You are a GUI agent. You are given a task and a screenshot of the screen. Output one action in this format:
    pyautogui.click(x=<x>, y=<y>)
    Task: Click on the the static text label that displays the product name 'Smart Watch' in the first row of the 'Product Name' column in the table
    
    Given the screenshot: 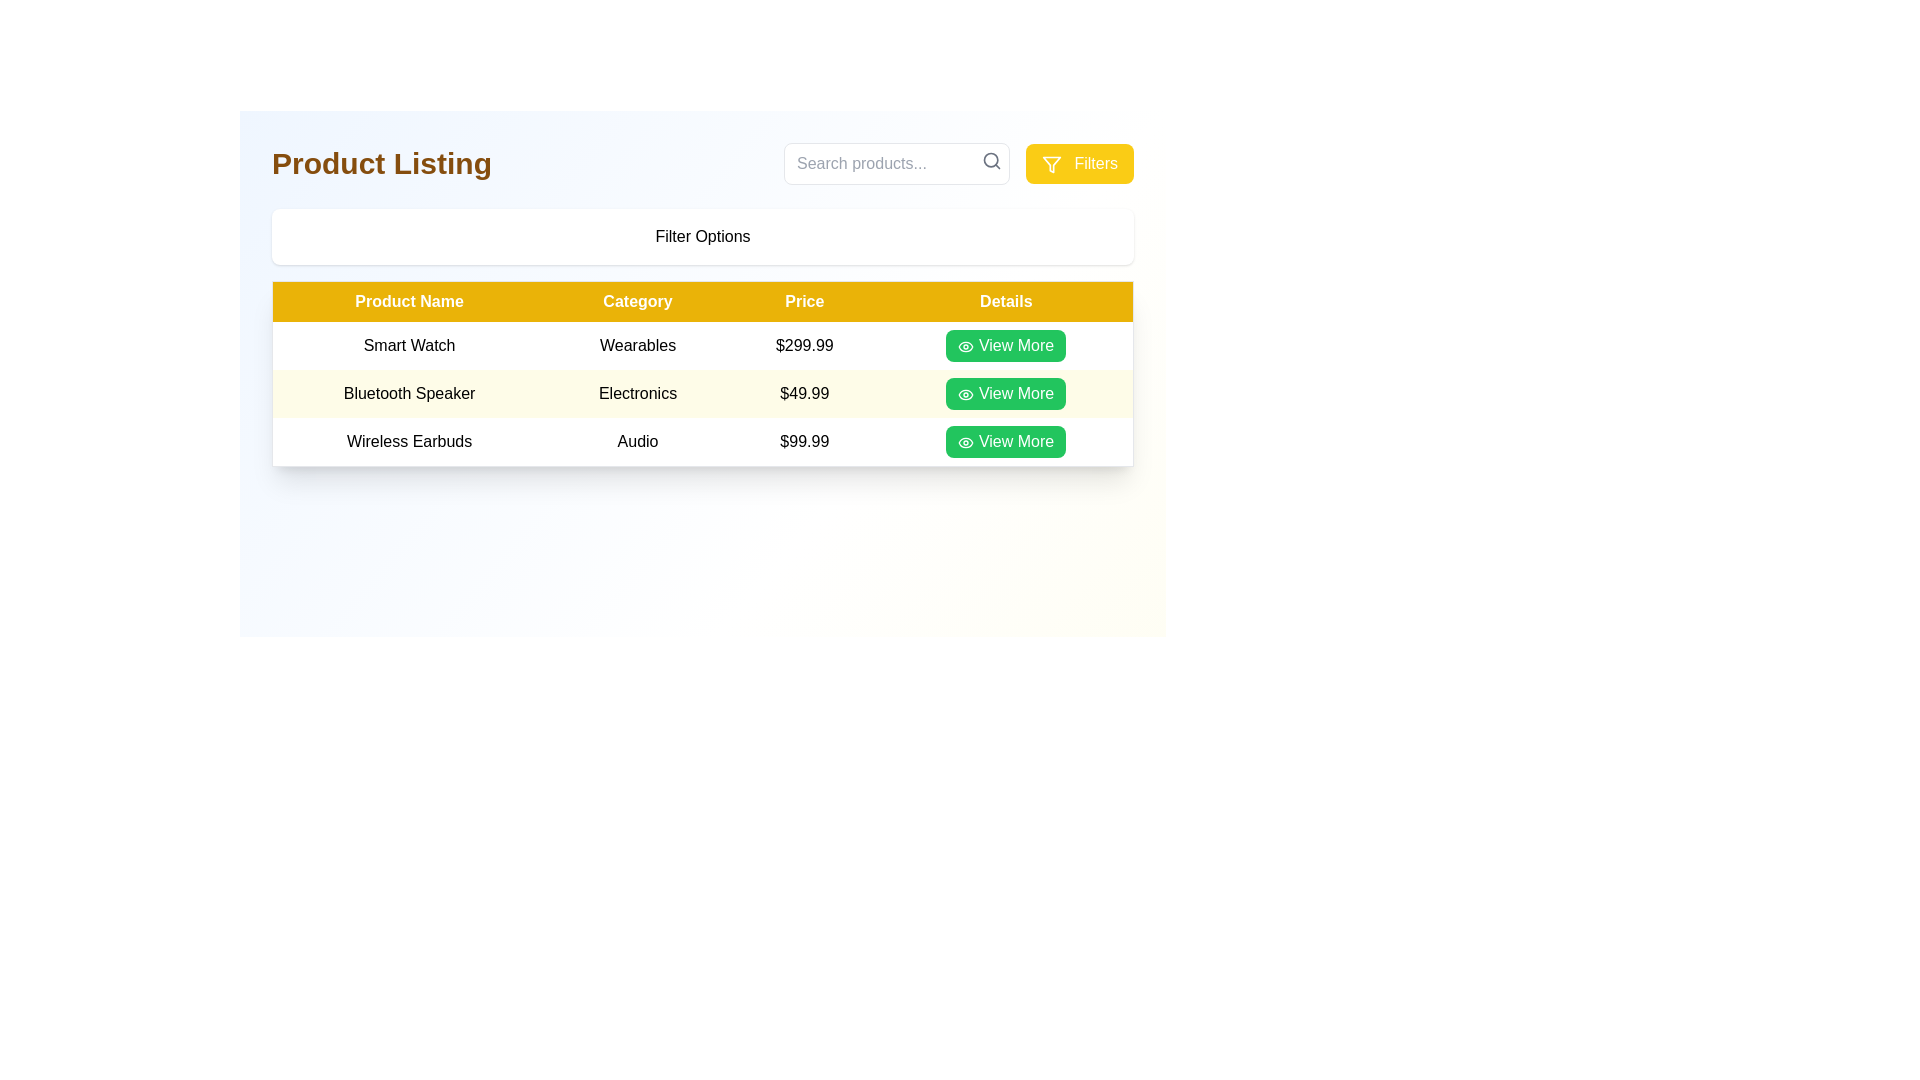 What is the action you would take?
    pyautogui.click(x=408, y=345)
    